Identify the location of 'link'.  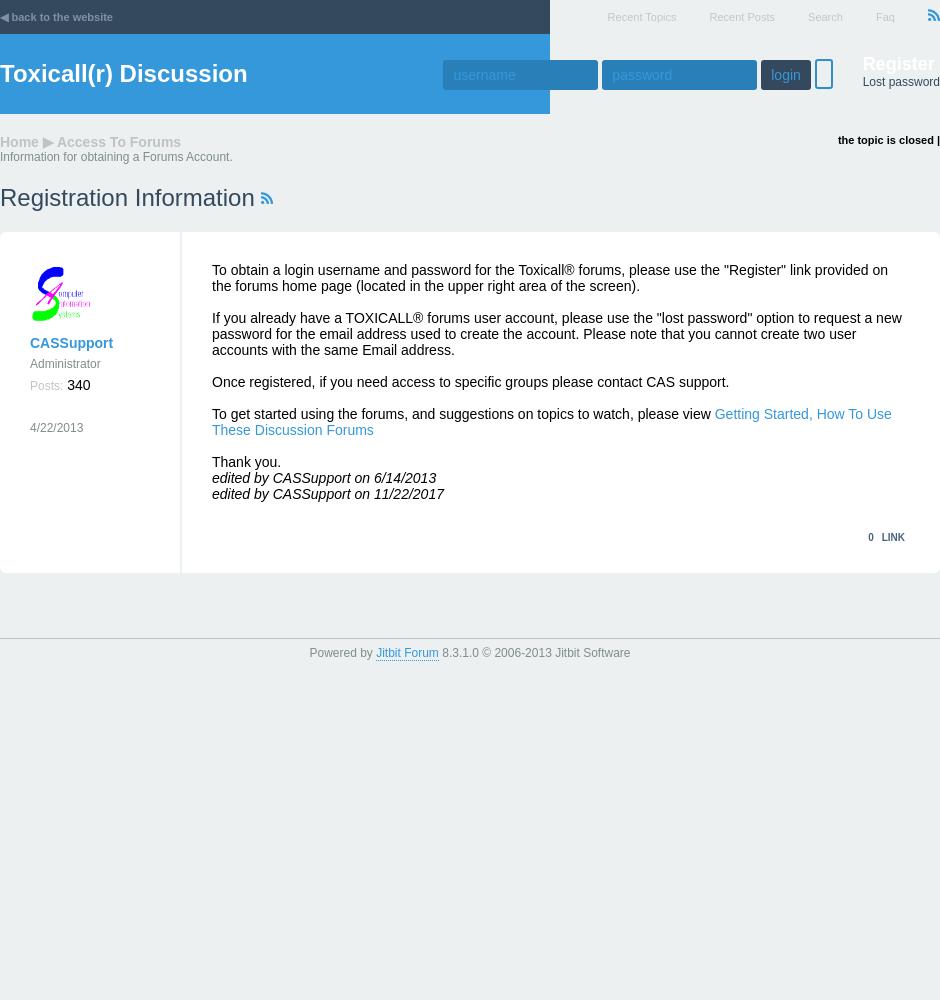
(880, 537).